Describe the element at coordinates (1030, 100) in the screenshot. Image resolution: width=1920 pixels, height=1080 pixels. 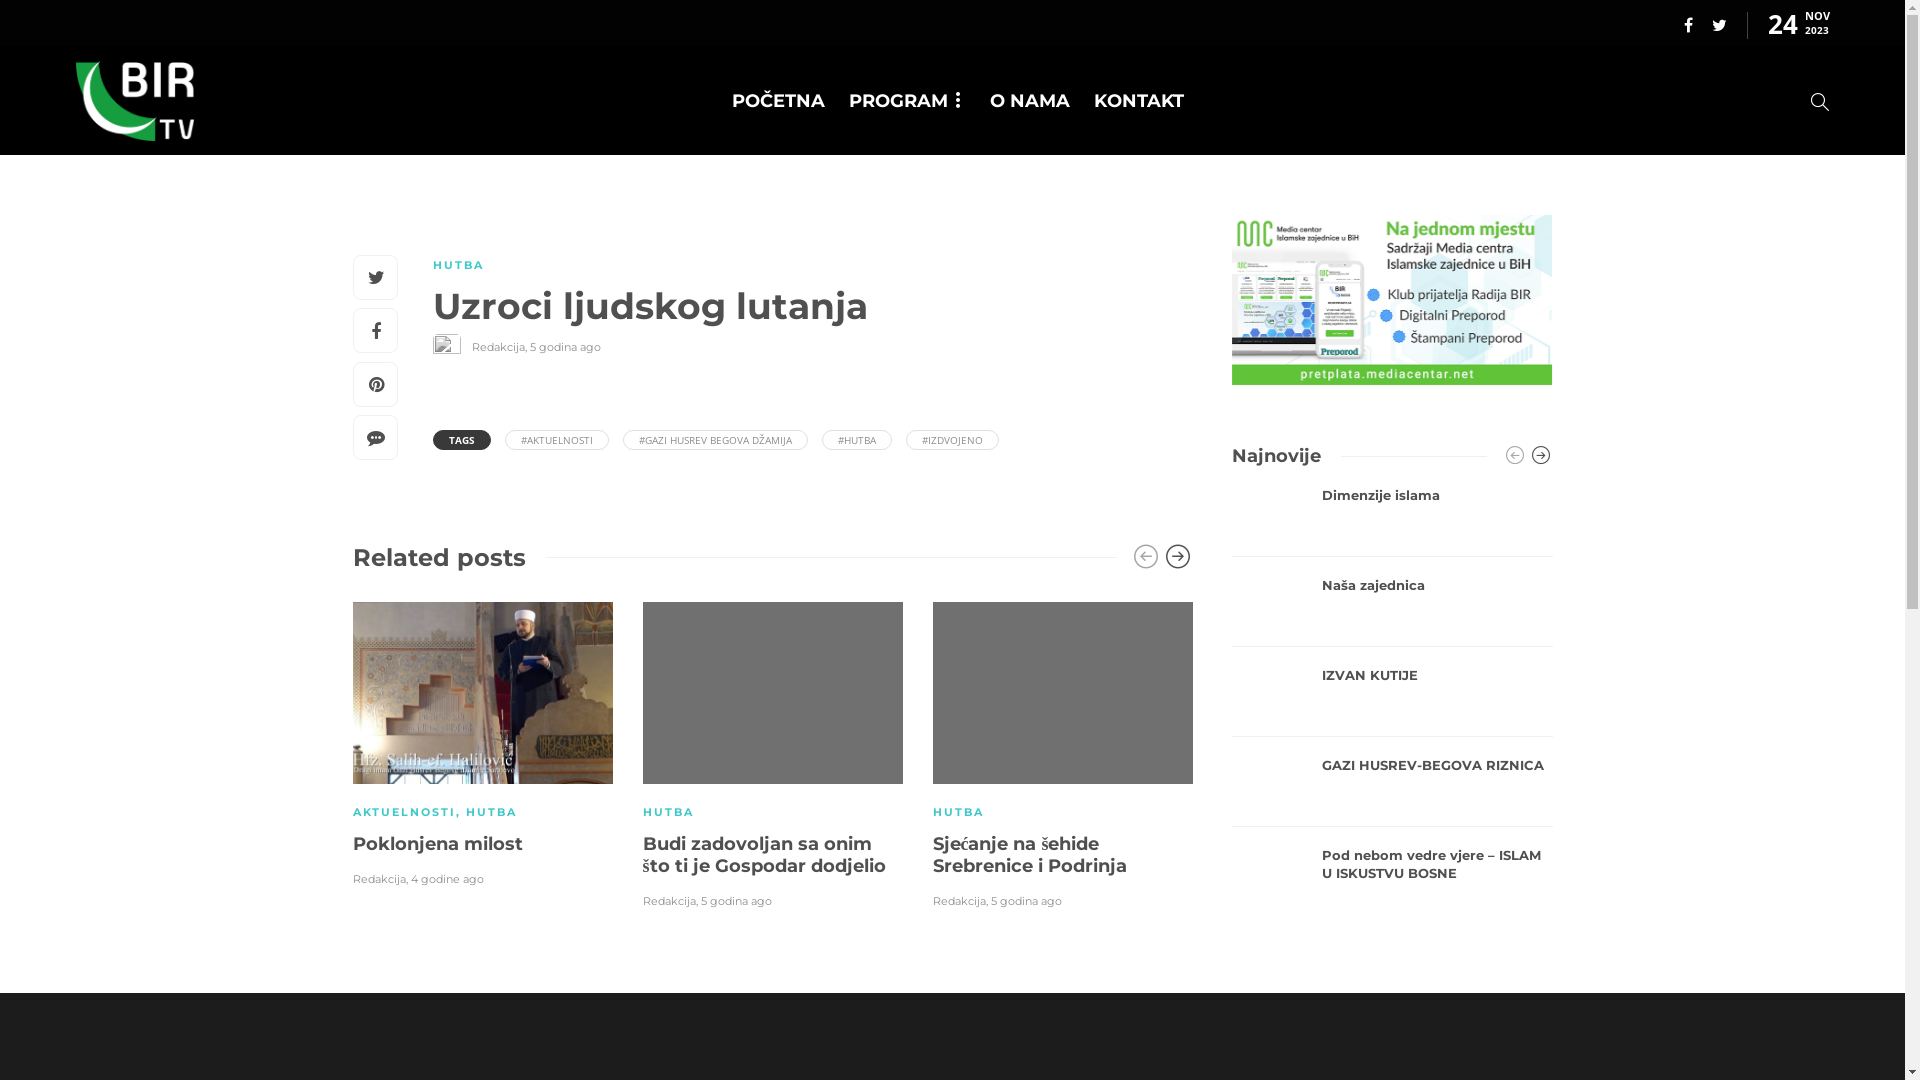
I see `'O NAMA'` at that location.